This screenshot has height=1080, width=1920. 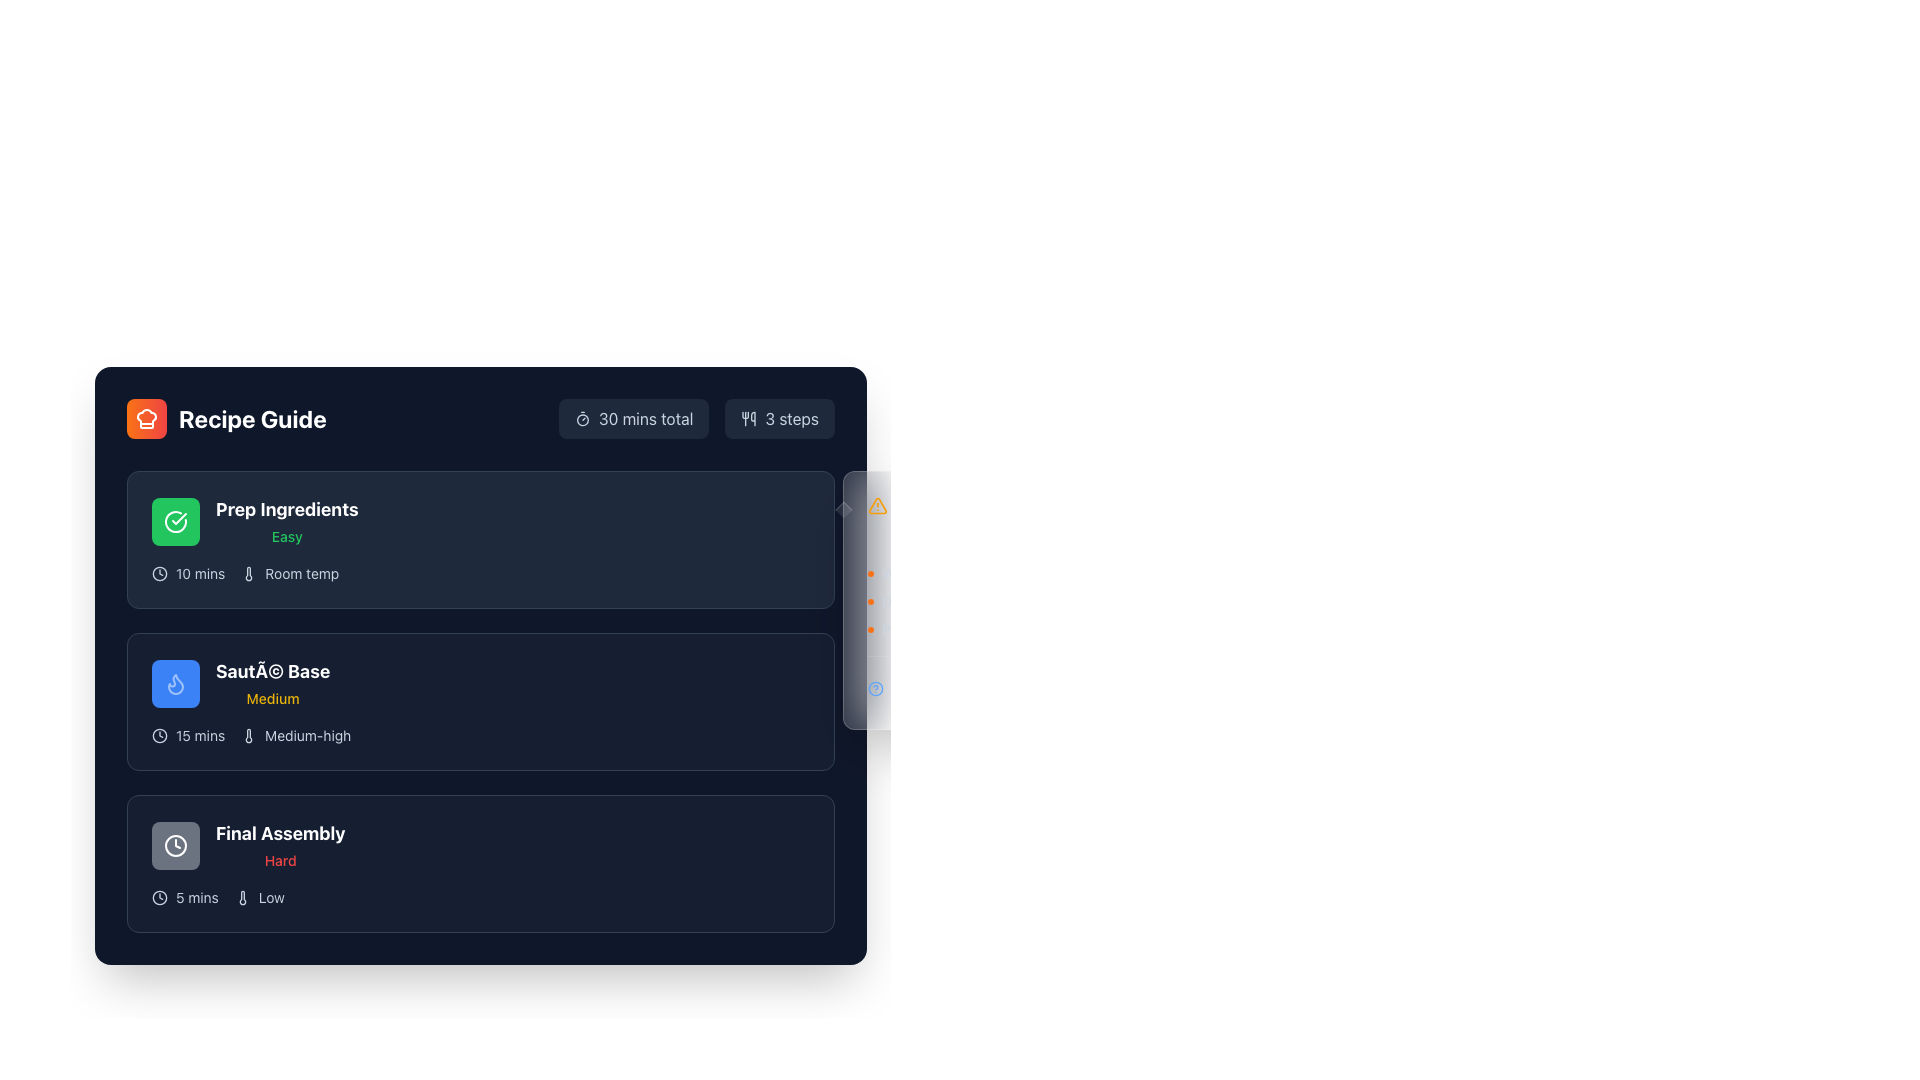 I want to click on the temperature label with icon located under the '15 mins' time indicator in the 'Sauté Base' section of the recipe guide interface, so click(x=295, y=736).